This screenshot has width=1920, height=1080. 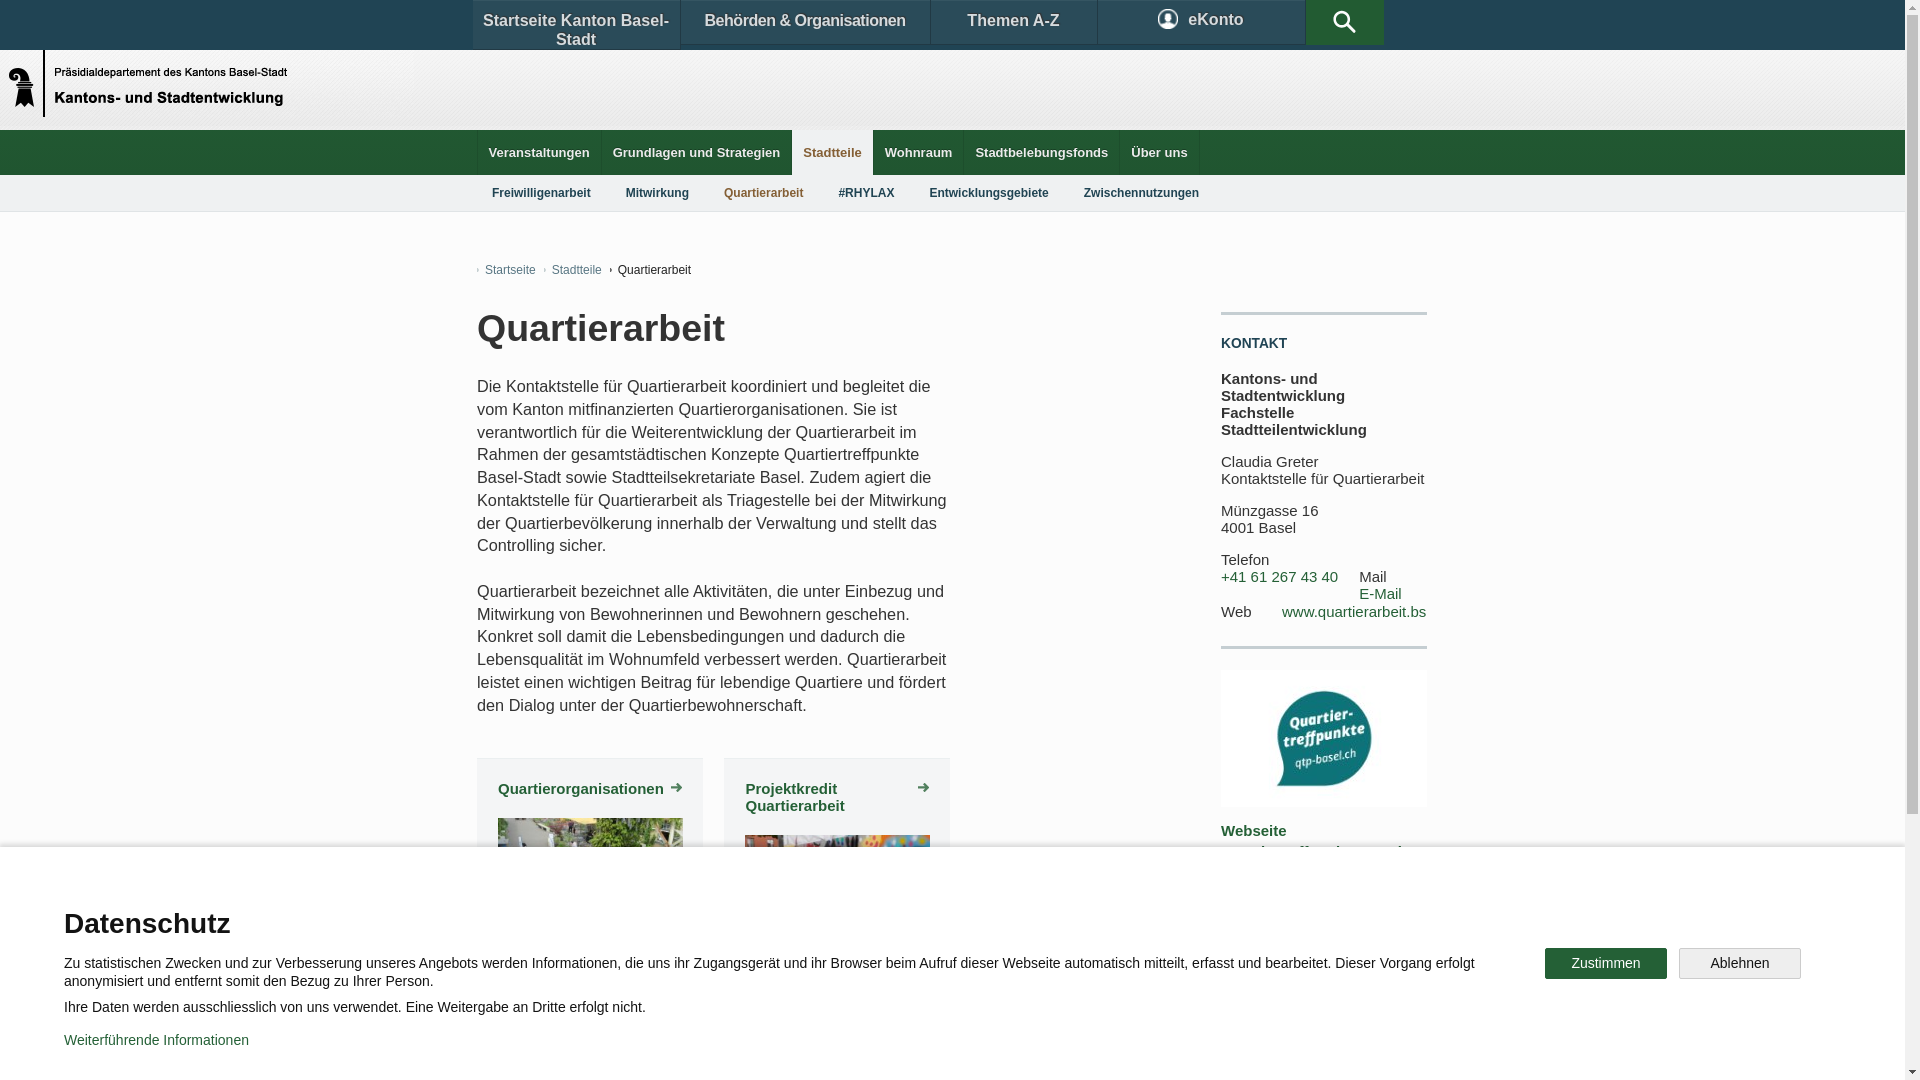 I want to click on 'Quartierorganisationen', so click(x=589, y=787).